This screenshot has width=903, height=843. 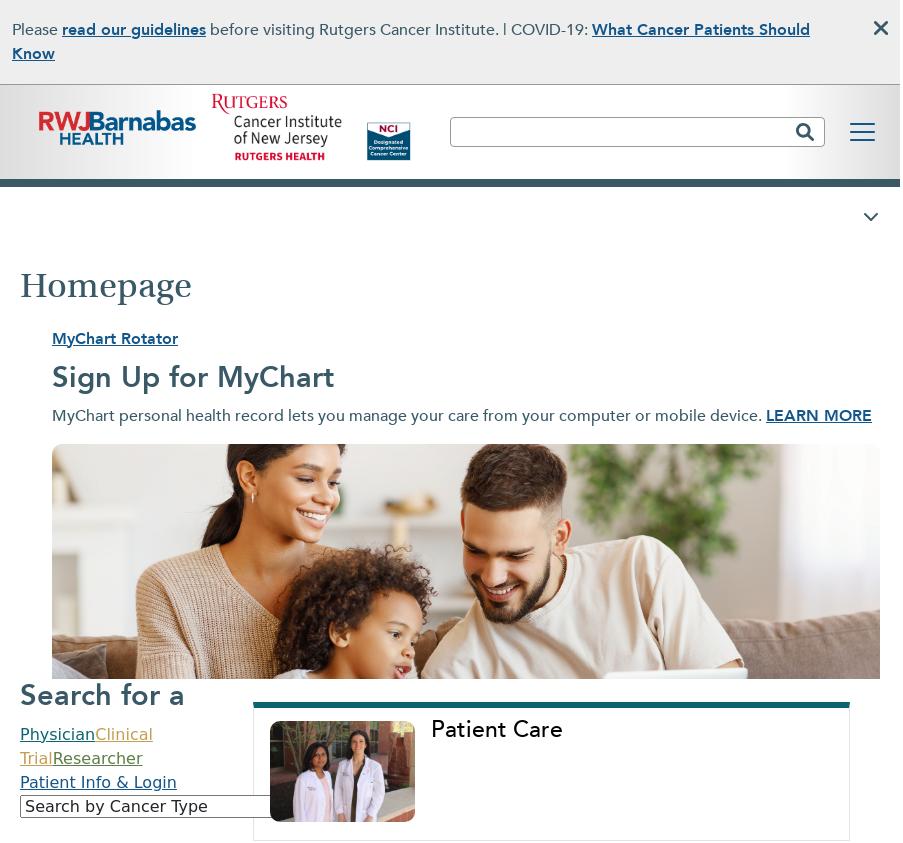 What do you see at coordinates (498, 75) in the screenshot?
I see `'Clinical Trials'` at bounding box center [498, 75].